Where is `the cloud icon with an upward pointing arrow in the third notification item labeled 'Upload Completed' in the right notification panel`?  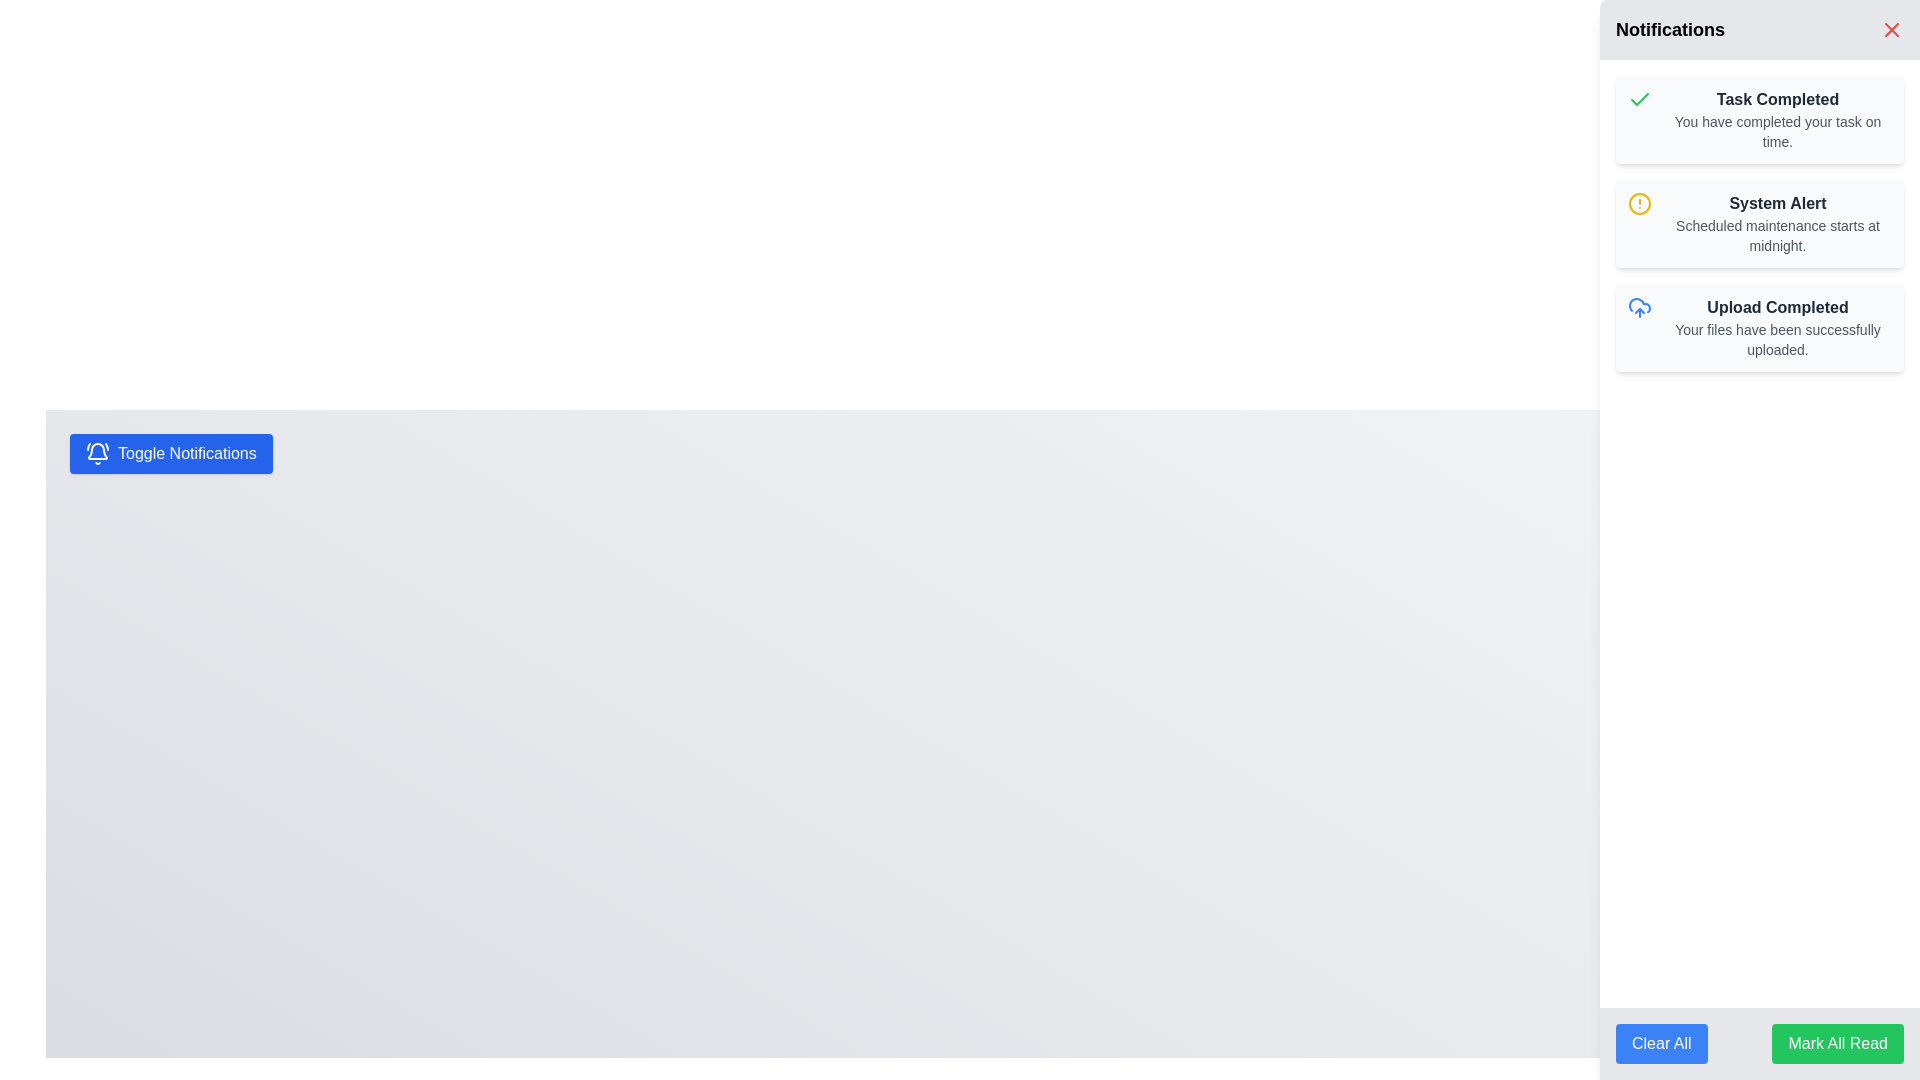 the cloud icon with an upward pointing arrow in the third notification item labeled 'Upload Completed' in the right notification panel is located at coordinates (1640, 305).